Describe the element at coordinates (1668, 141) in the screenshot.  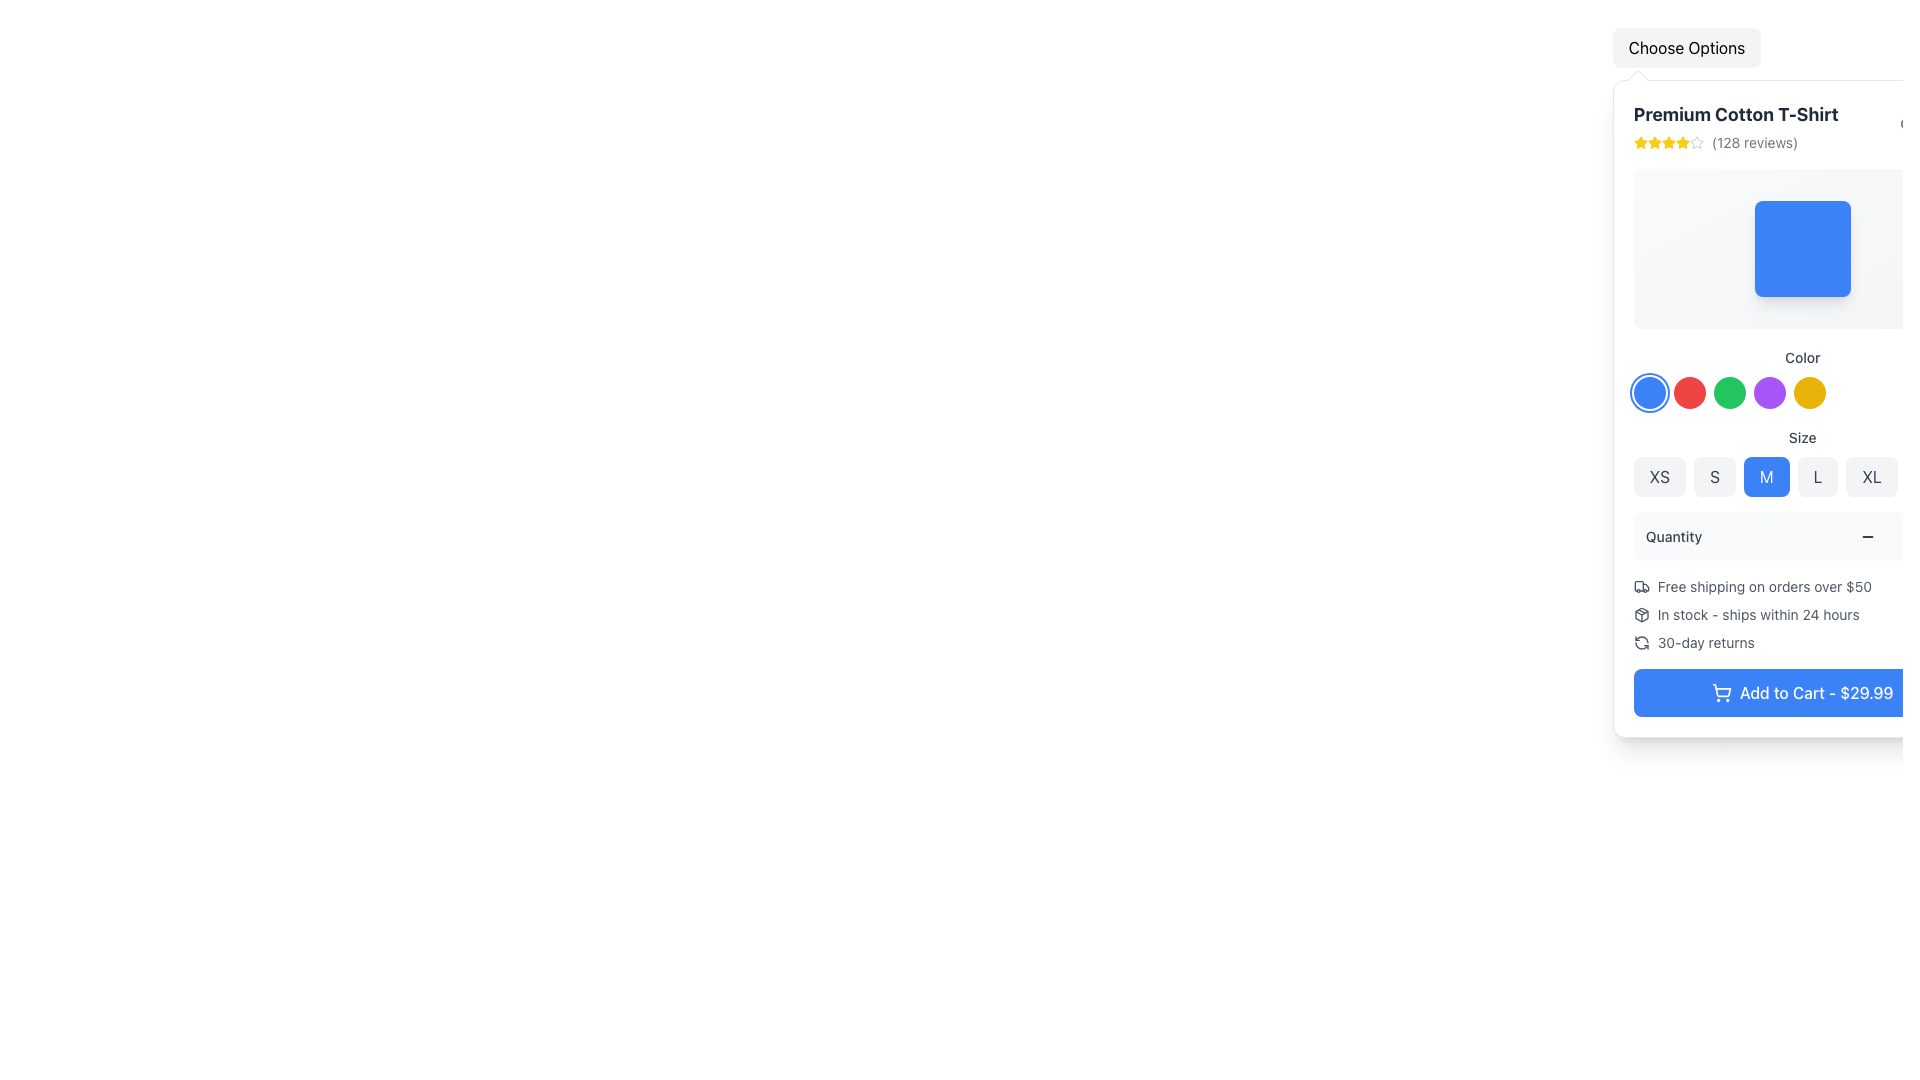
I see `the fourth star icon in the 5-star rating component to provide feedback or a rating` at that location.